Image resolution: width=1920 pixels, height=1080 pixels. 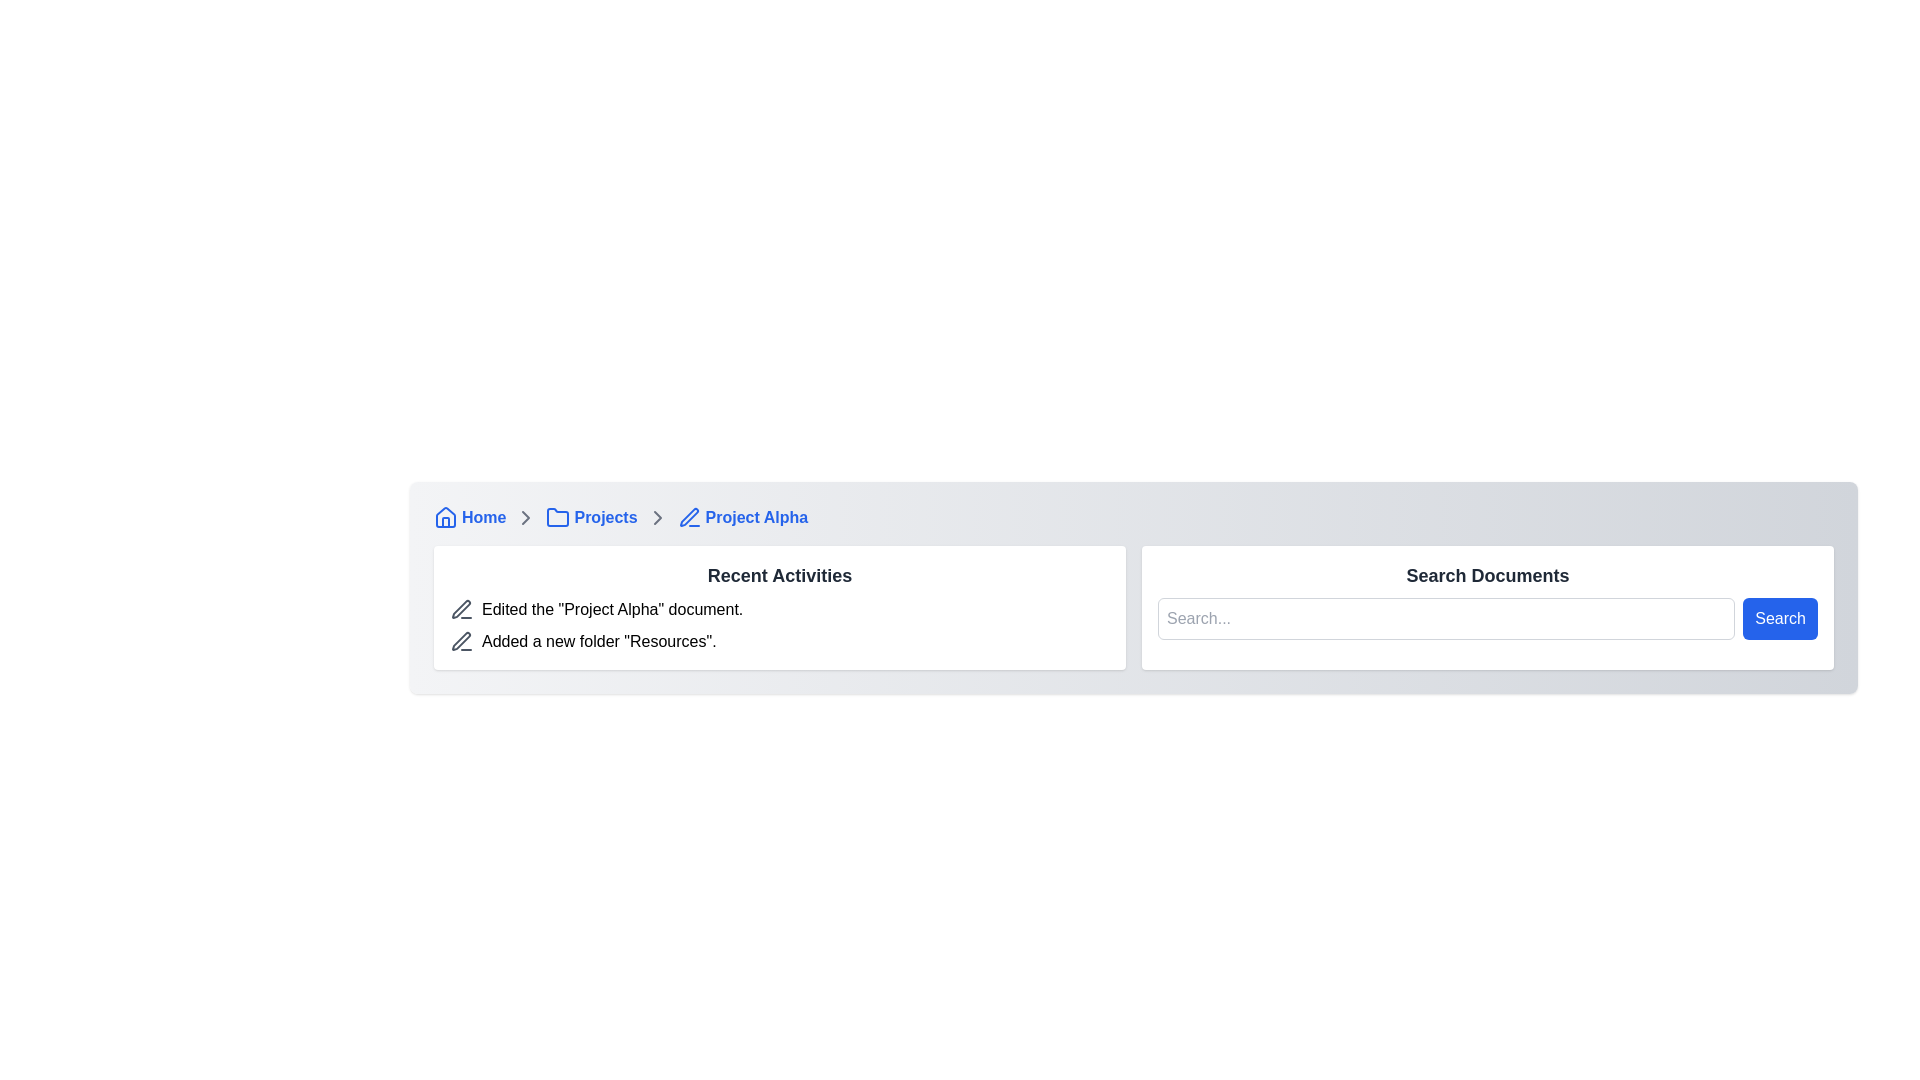 I want to click on the List of activity entries containing the descriptions 'Edited the 'Project Alpha' document.' and 'Added a new folder 'Resources'.', so click(x=778, y=624).